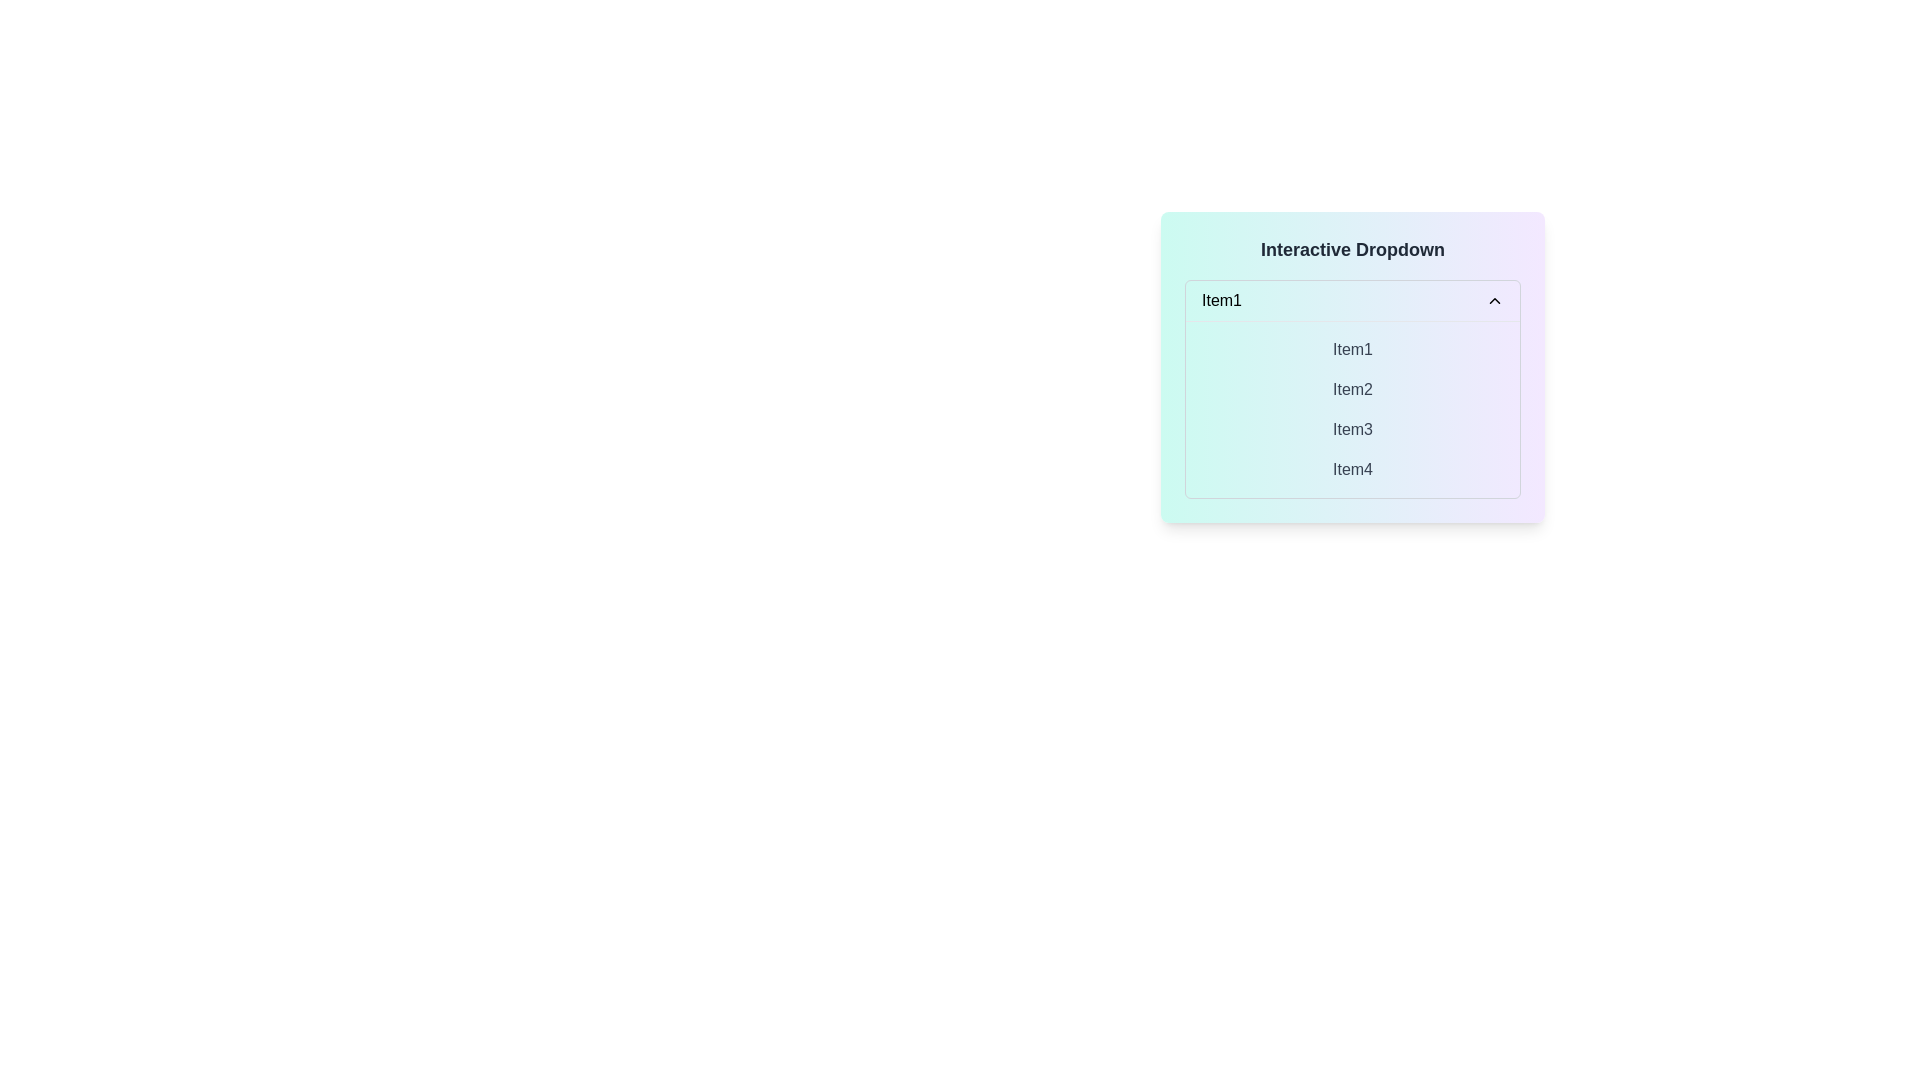 This screenshot has height=1080, width=1920. Describe the element at coordinates (1353, 389) in the screenshot. I see `the dropdown menu located below the header 'Interactive Dropdown'` at that location.